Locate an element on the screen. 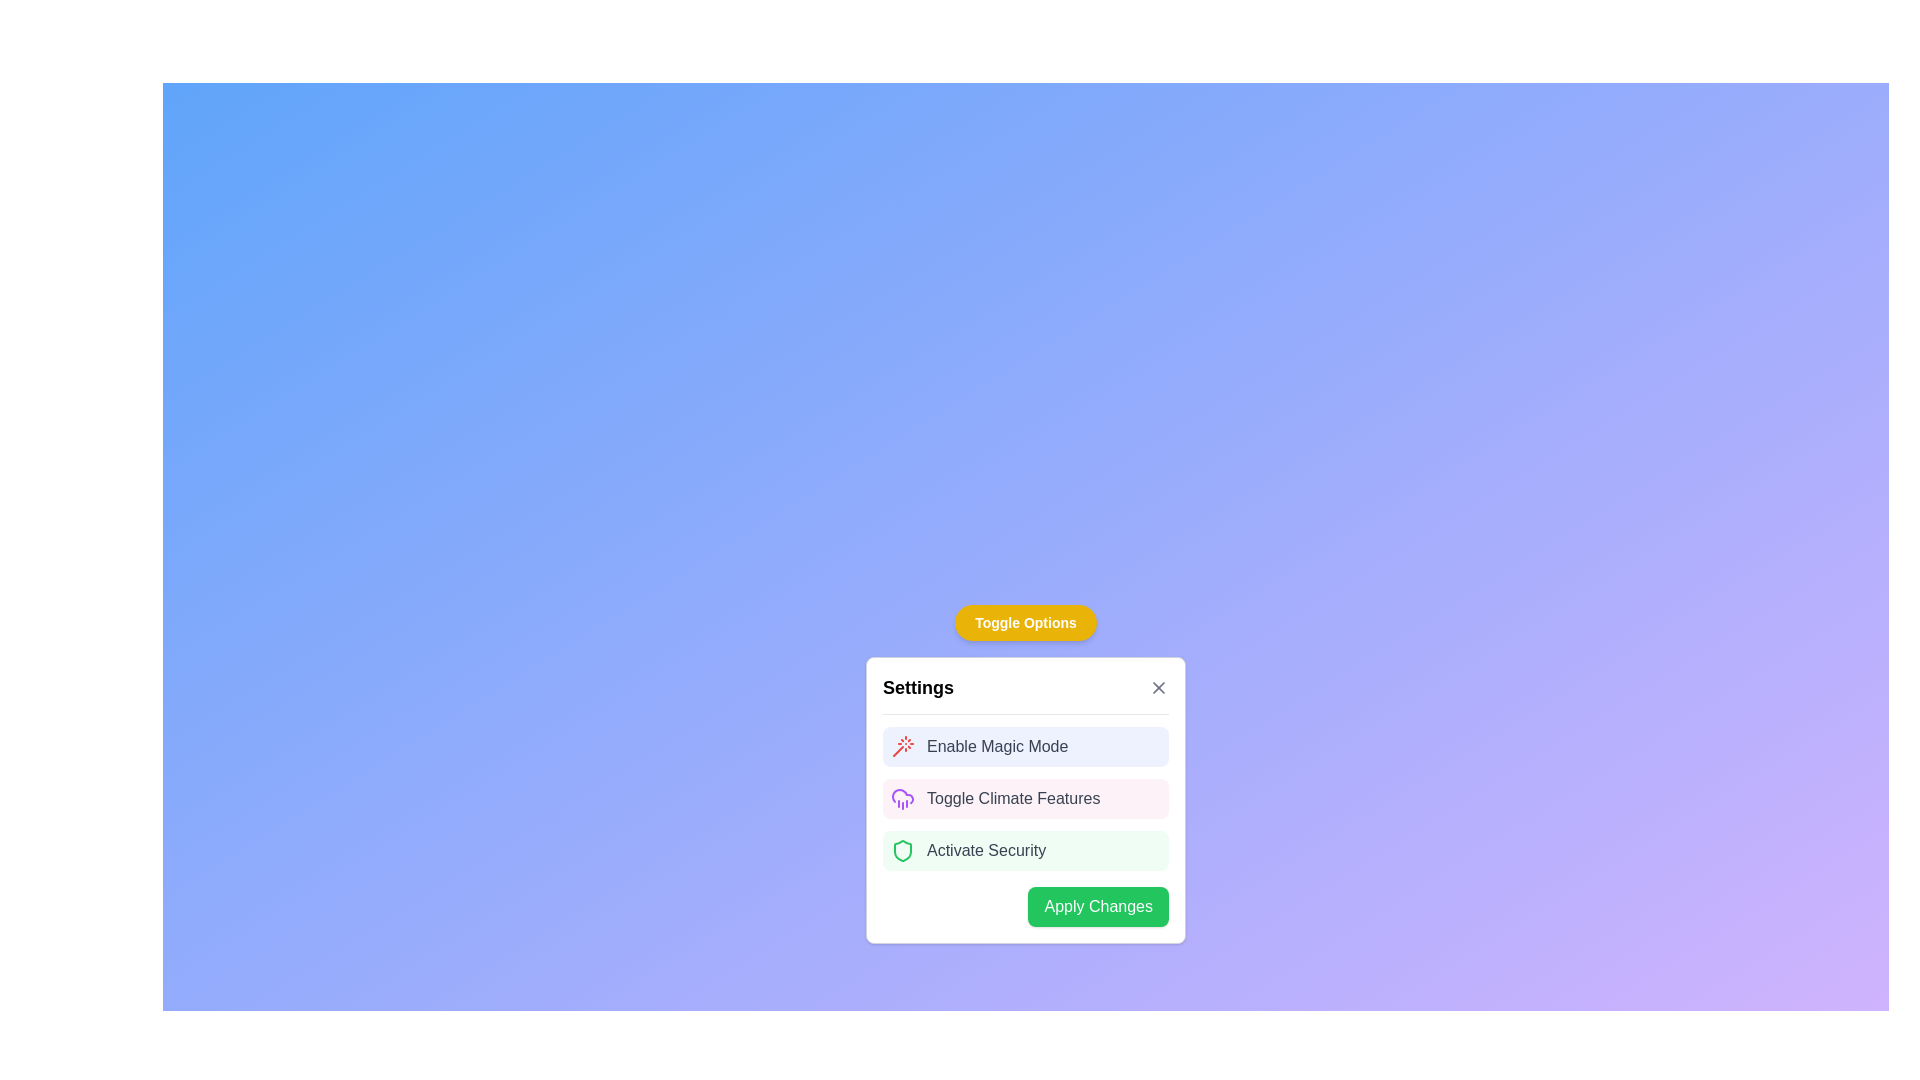  the toggle option within the group of interactive options in the 'Settings' modal to change its state is located at coordinates (1026, 792).